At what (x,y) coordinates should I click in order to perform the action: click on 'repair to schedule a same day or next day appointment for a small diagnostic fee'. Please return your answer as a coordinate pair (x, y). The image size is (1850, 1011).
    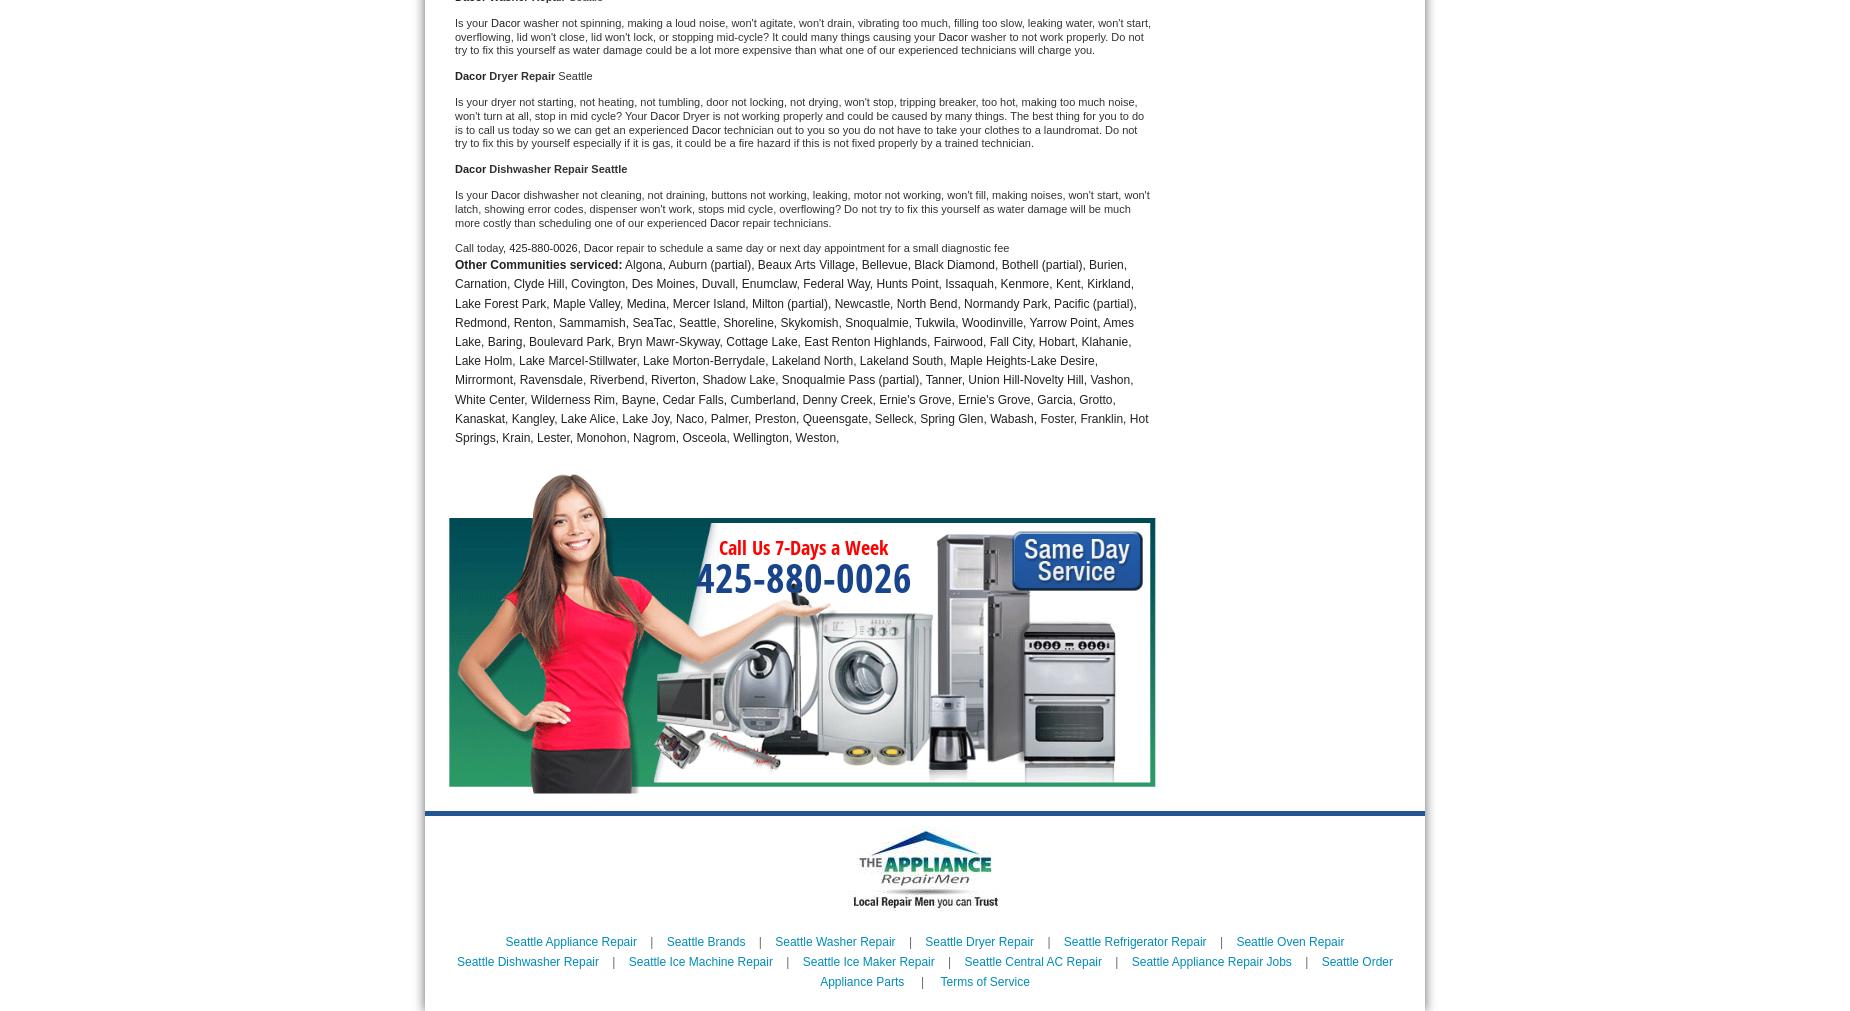
    Looking at the image, I should click on (616, 247).